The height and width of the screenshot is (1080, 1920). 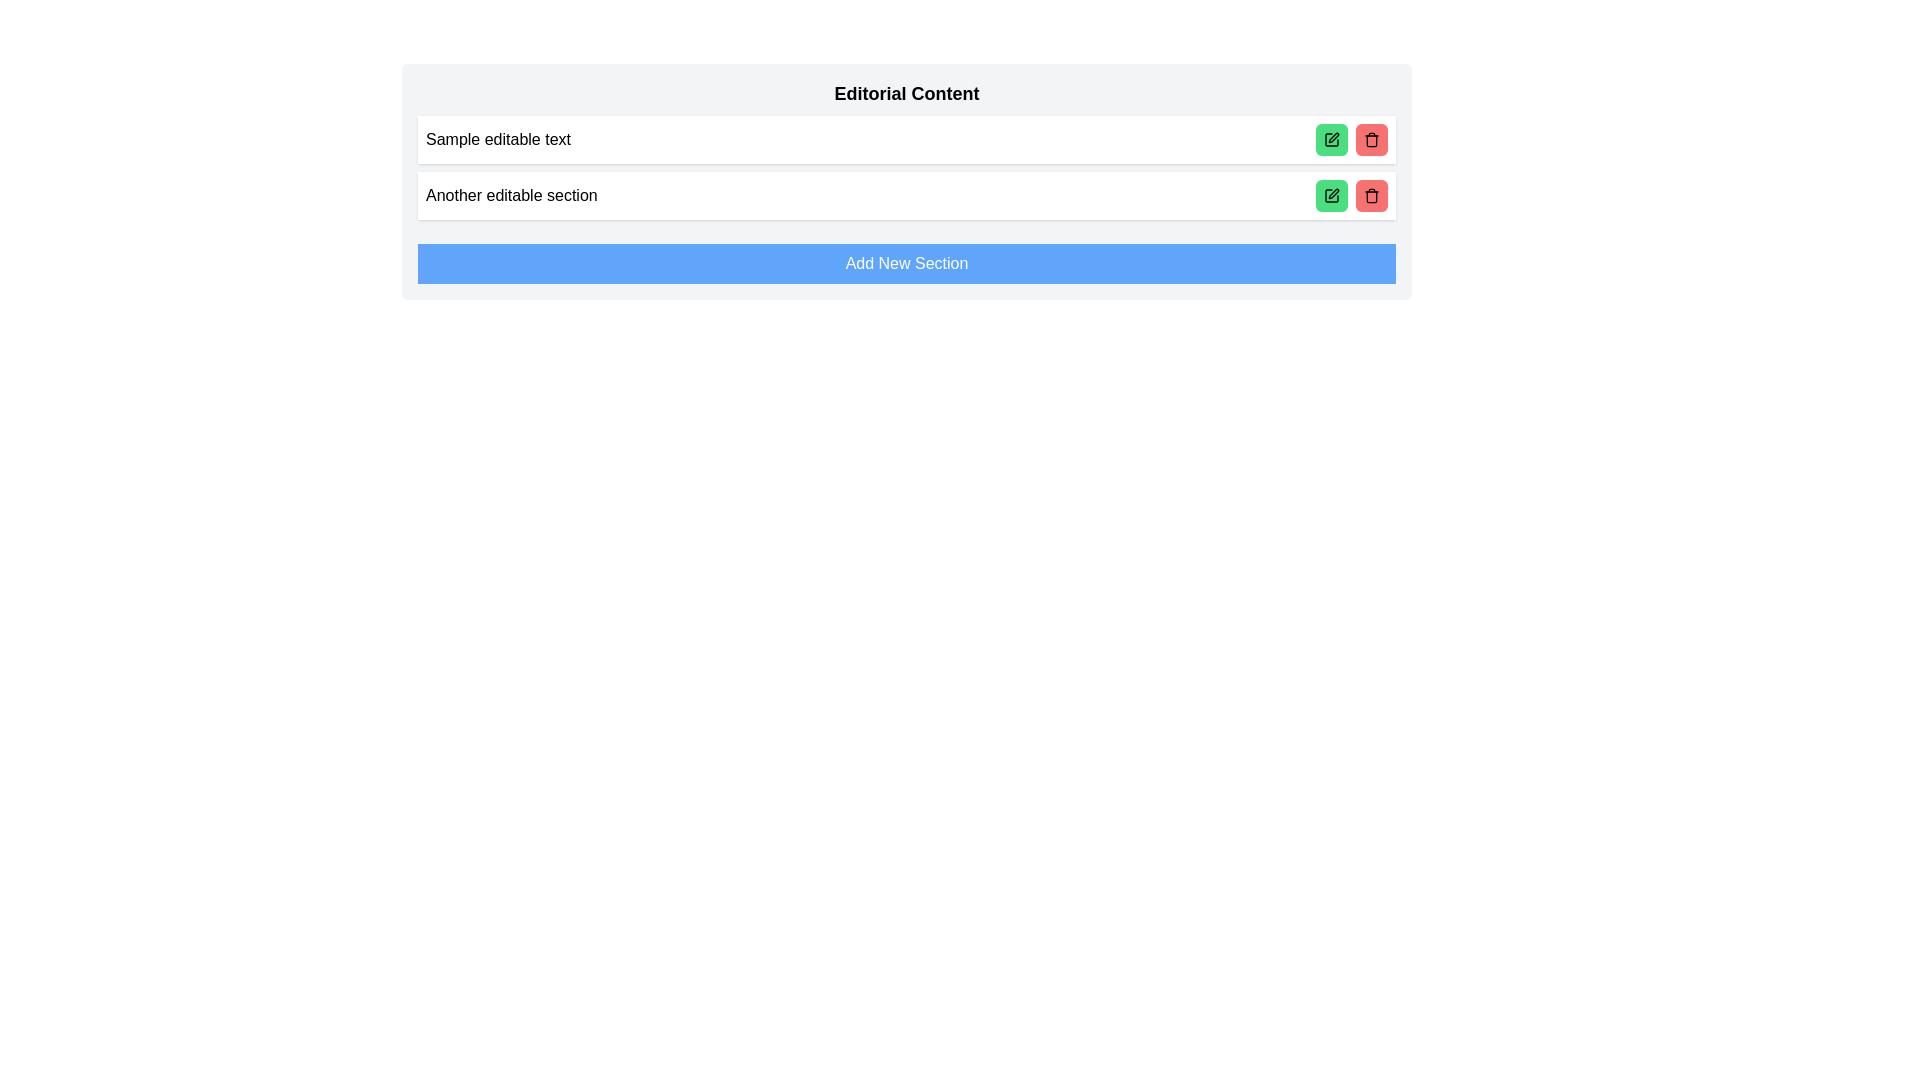 What do you see at coordinates (1371, 196) in the screenshot?
I see `the trash can icon located within the red rectangular delete button at the right end of the first editable text section` at bounding box center [1371, 196].